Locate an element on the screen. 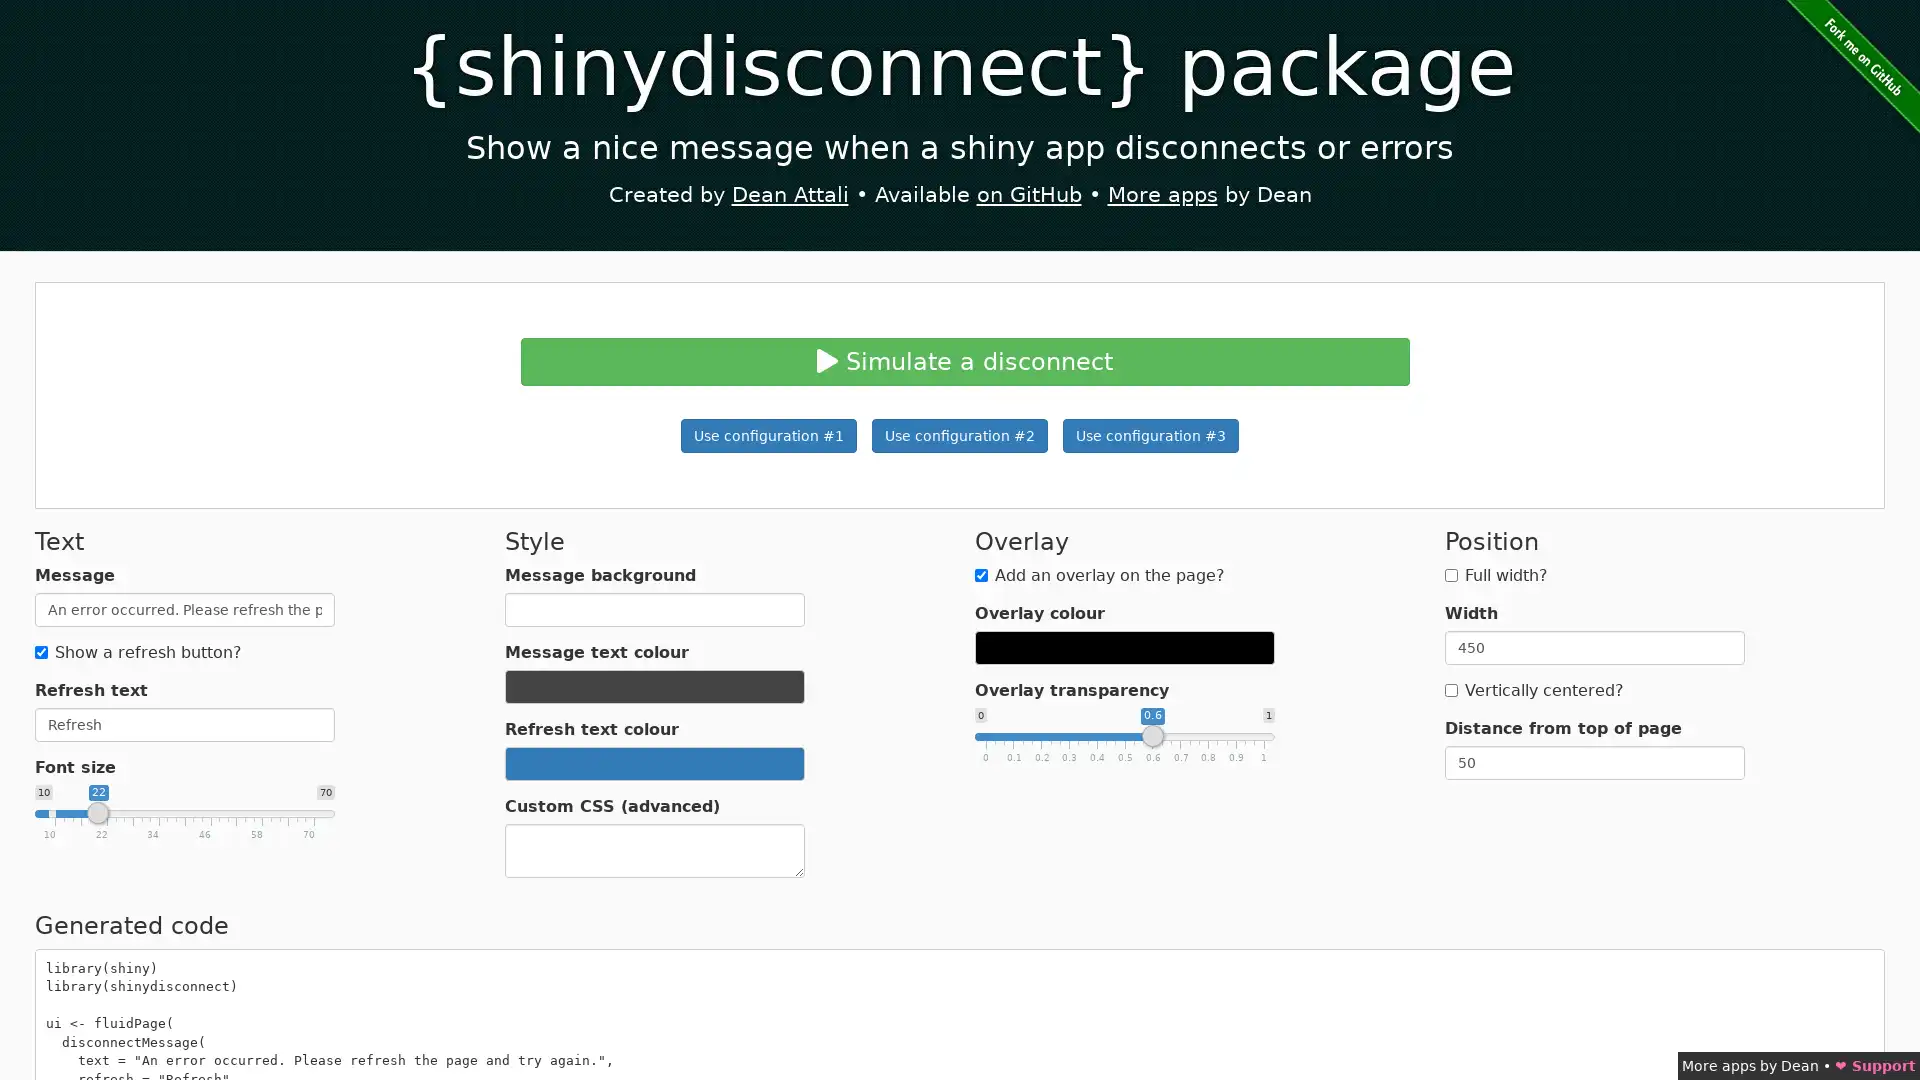  Use configuration #2 is located at coordinates (960, 434).